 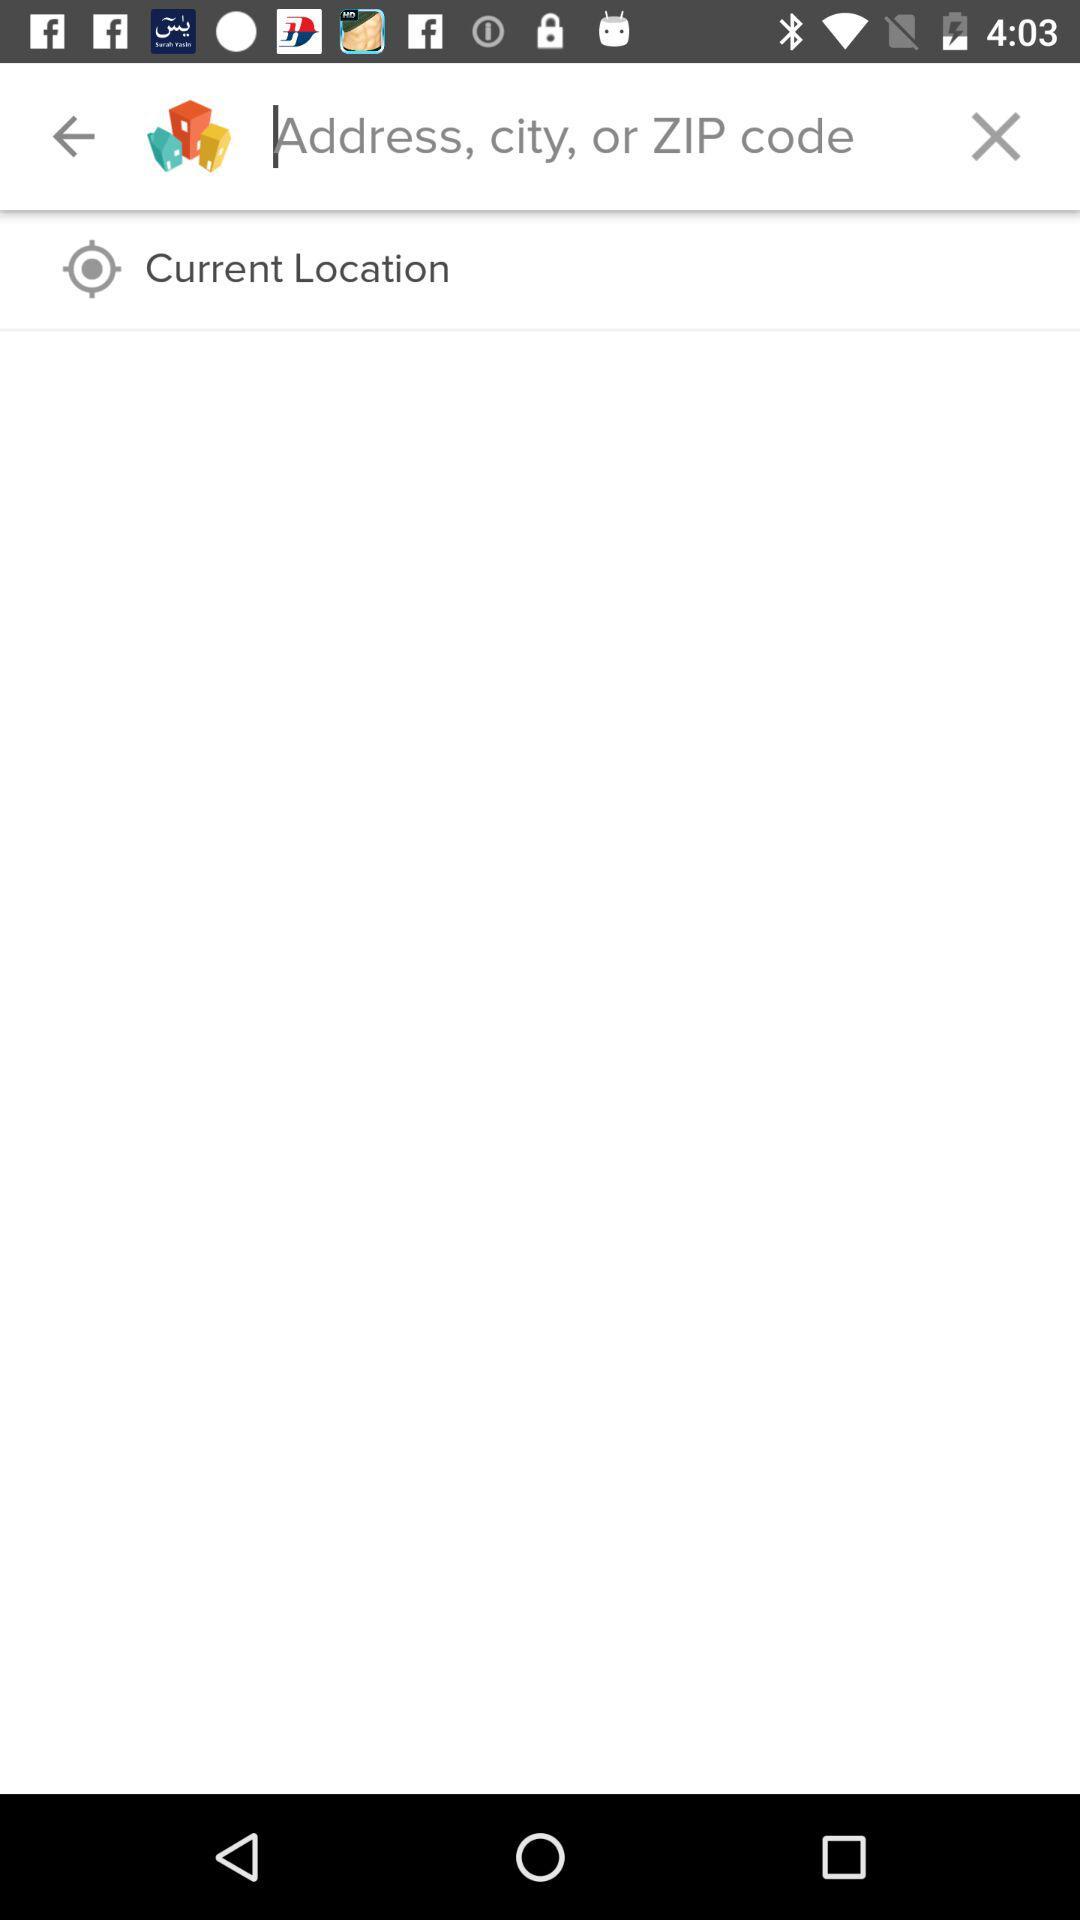 I want to click on the current location icon, so click(x=591, y=268).